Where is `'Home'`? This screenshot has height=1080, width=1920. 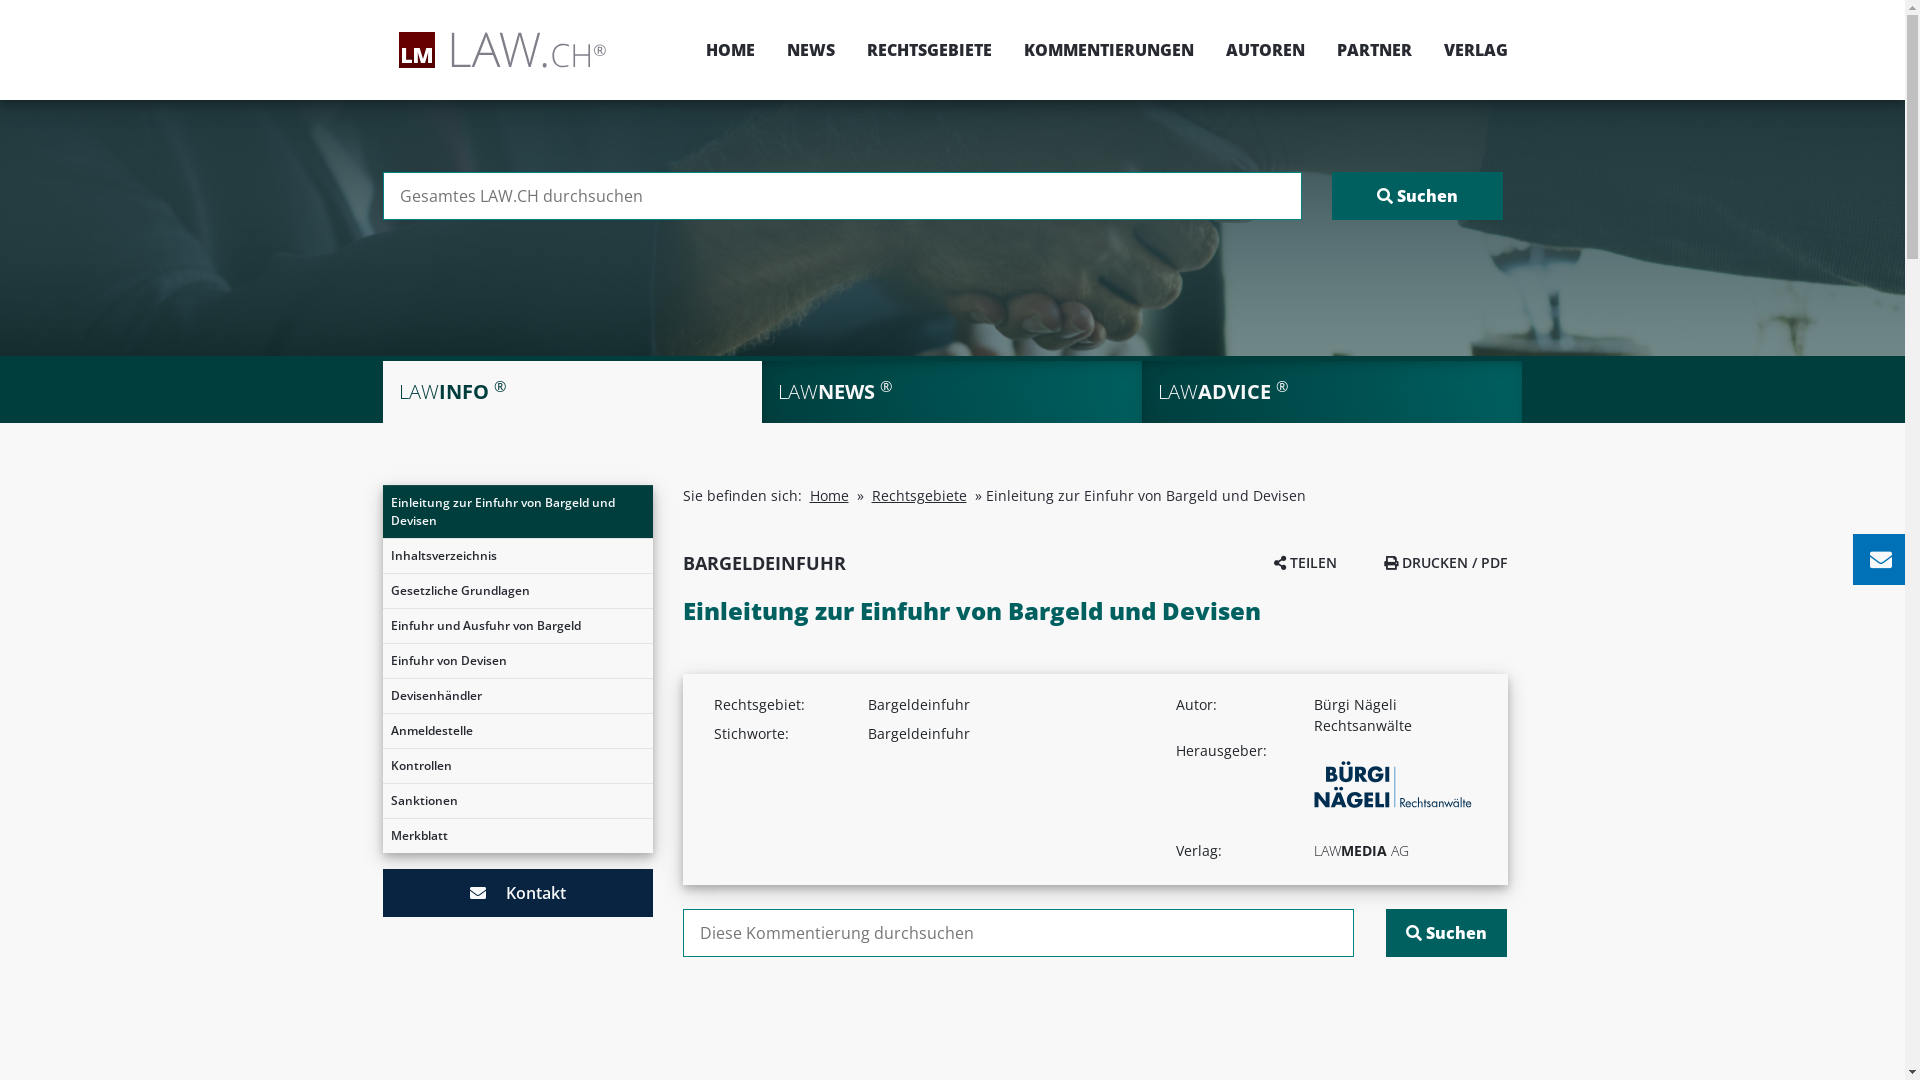
'Home' is located at coordinates (829, 495).